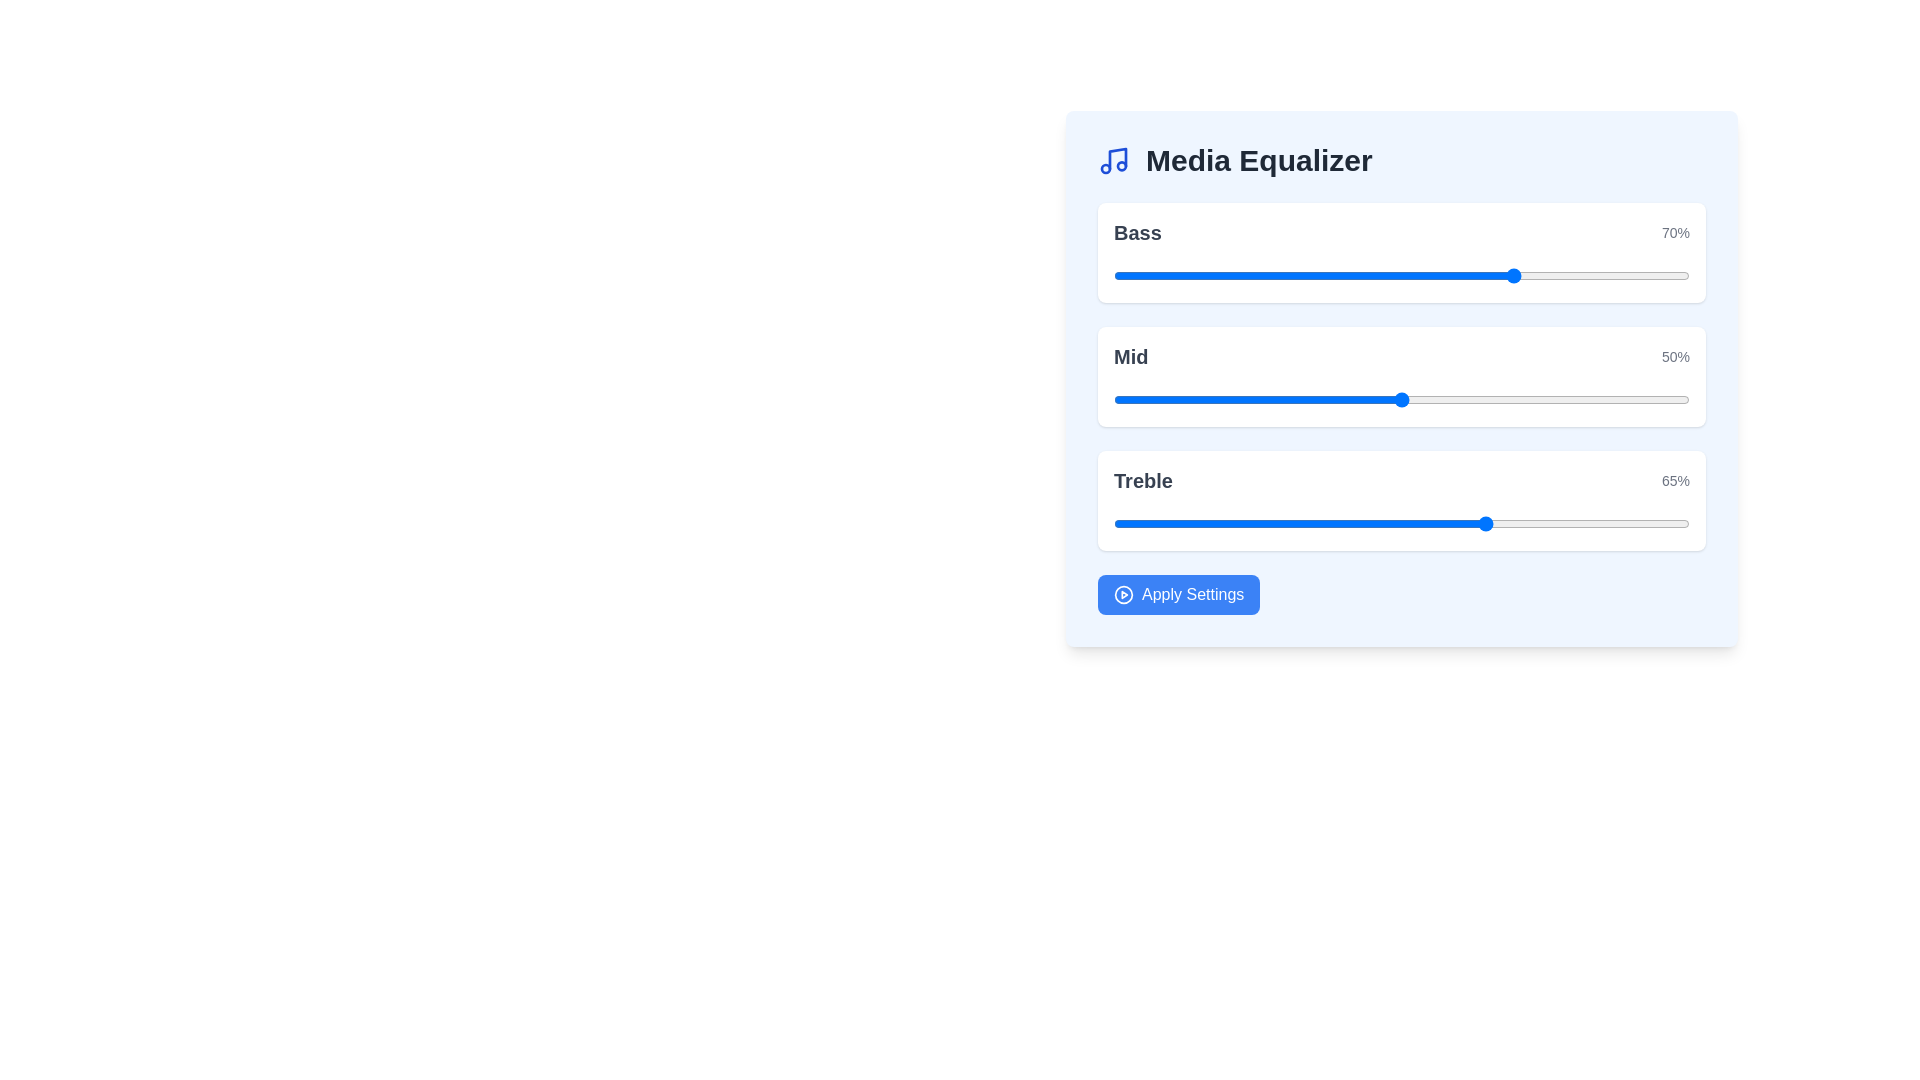 The width and height of the screenshot is (1920, 1080). Describe the element at coordinates (1123, 593) in the screenshot. I see `the play/action icon located to the left of the 'Apply Settings' text within the blue rectangular button at the bottom of the 'Media Equalizer' interface` at that location.